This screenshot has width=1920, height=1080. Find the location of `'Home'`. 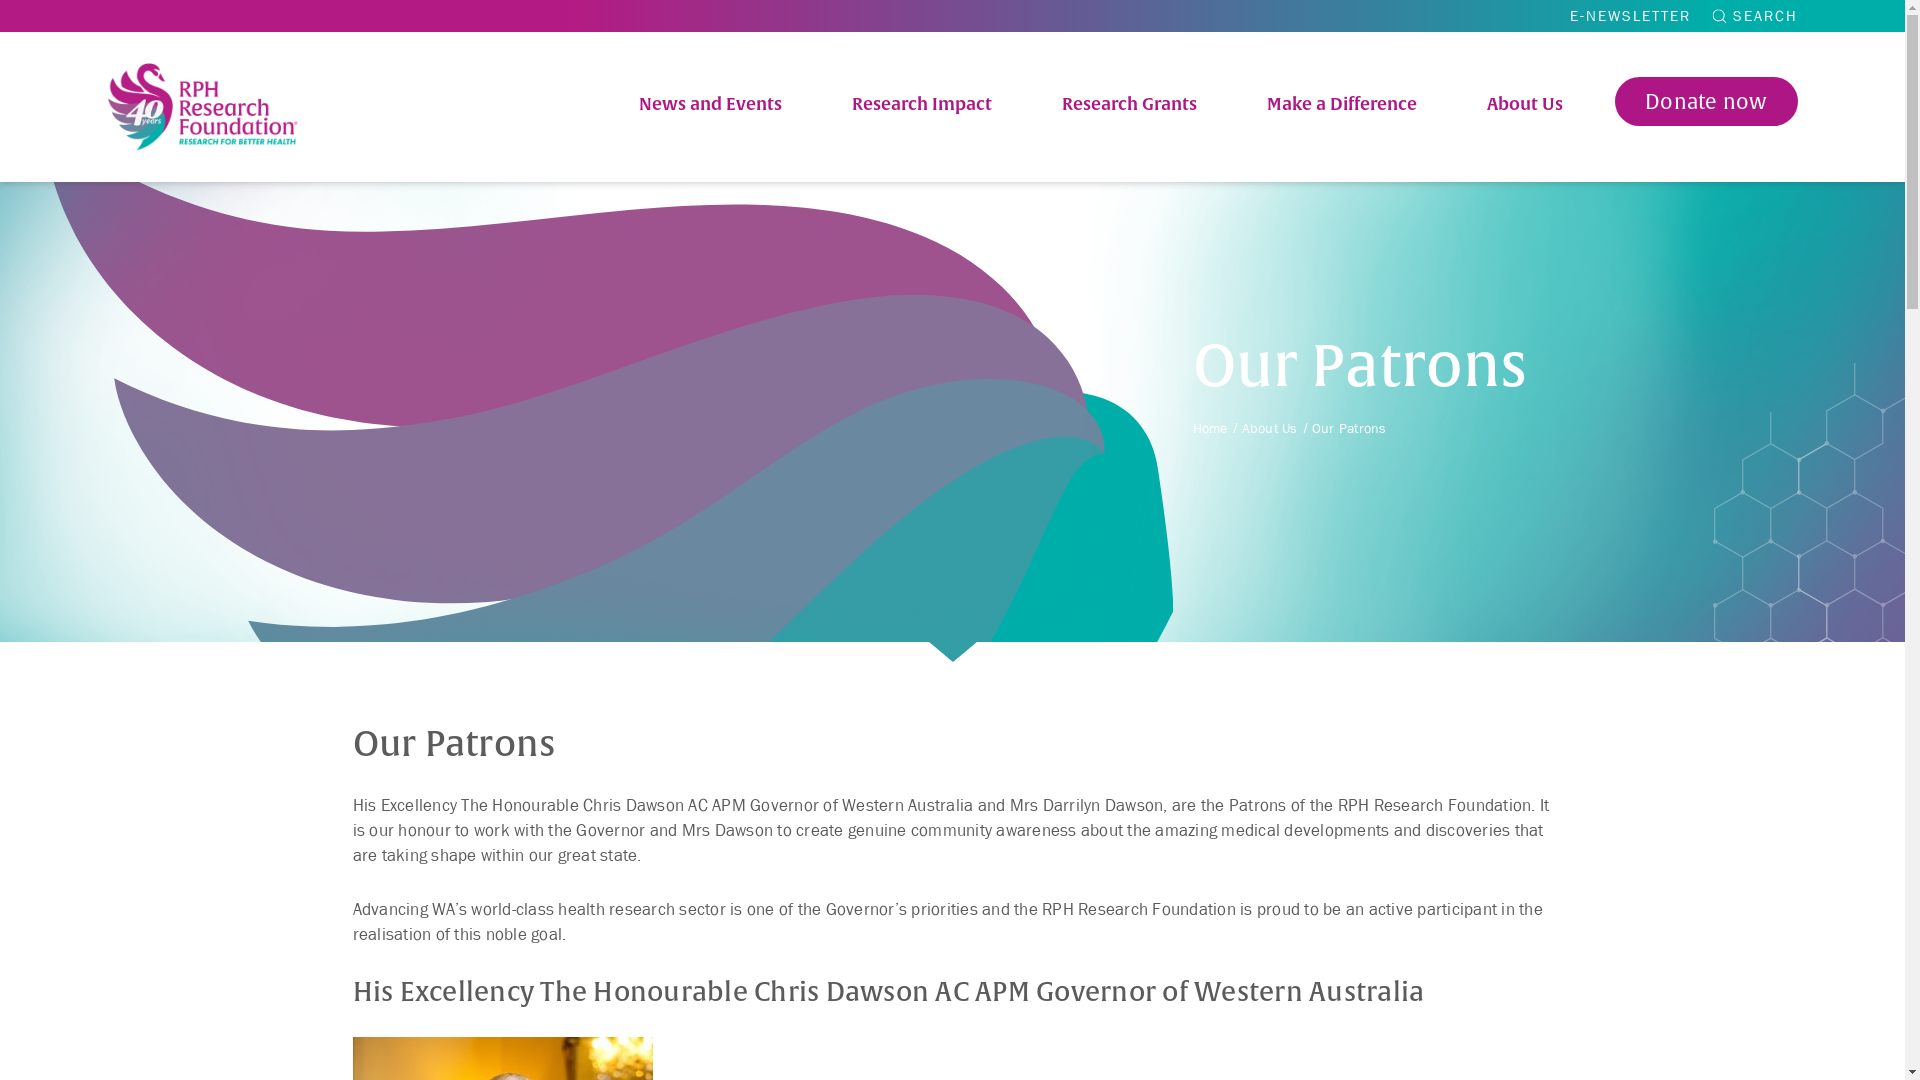

'Home' is located at coordinates (1208, 427).